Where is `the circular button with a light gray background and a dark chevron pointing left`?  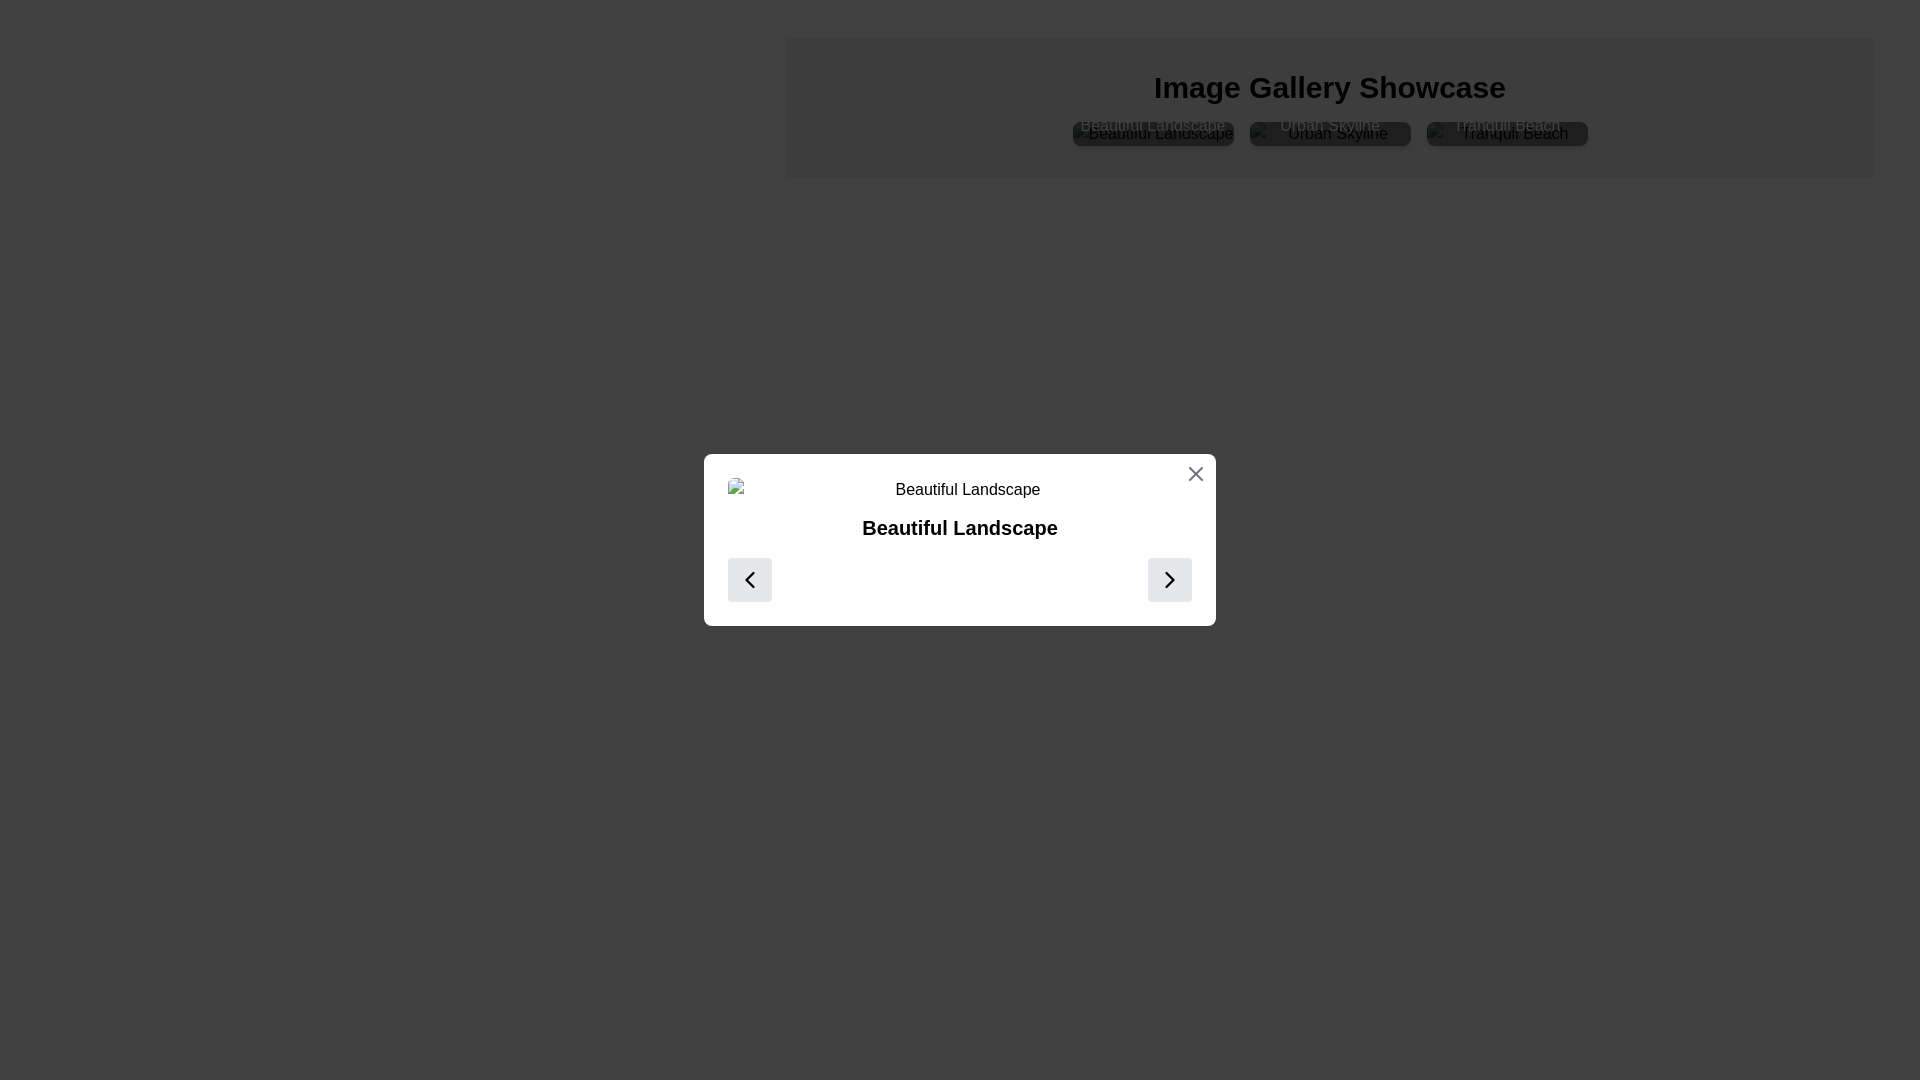
the circular button with a light gray background and a dark chevron pointing left is located at coordinates (748, 579).